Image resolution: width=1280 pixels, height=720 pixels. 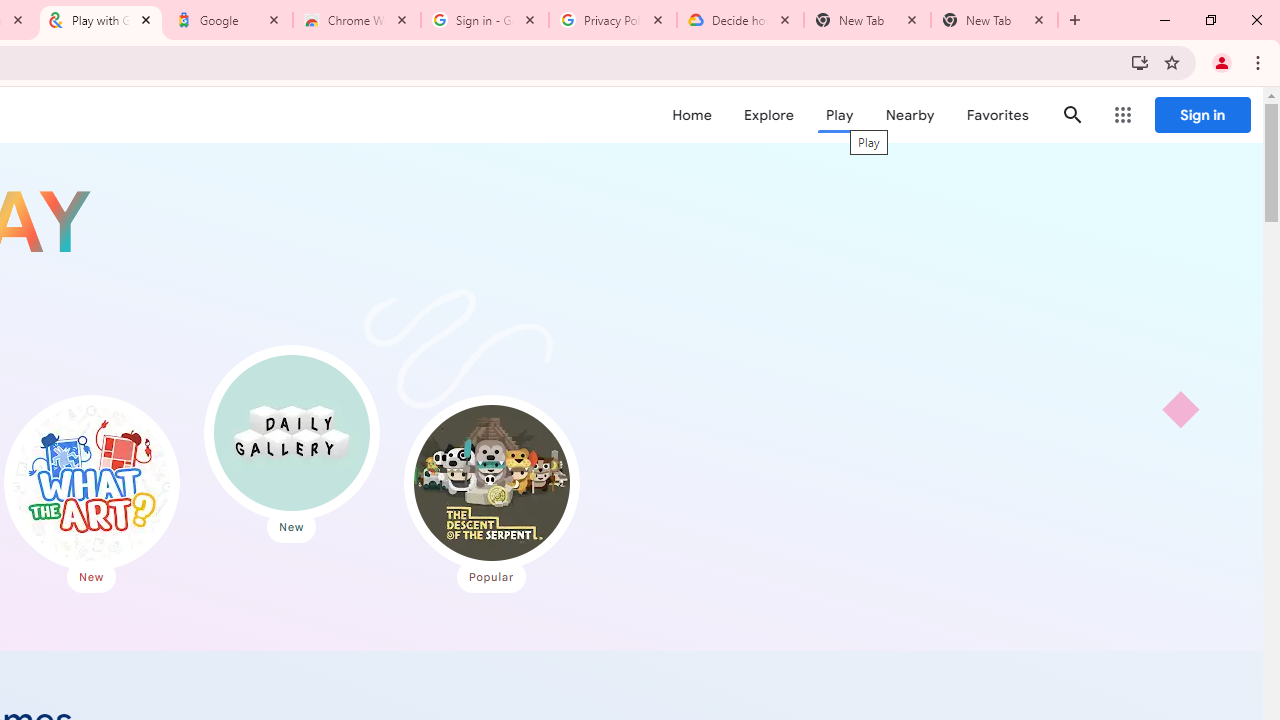 What do you see at coordinates (491, 483) in the screenshot?
I see `'The Descent of the Serpent'` at bounding box center [491, 483].